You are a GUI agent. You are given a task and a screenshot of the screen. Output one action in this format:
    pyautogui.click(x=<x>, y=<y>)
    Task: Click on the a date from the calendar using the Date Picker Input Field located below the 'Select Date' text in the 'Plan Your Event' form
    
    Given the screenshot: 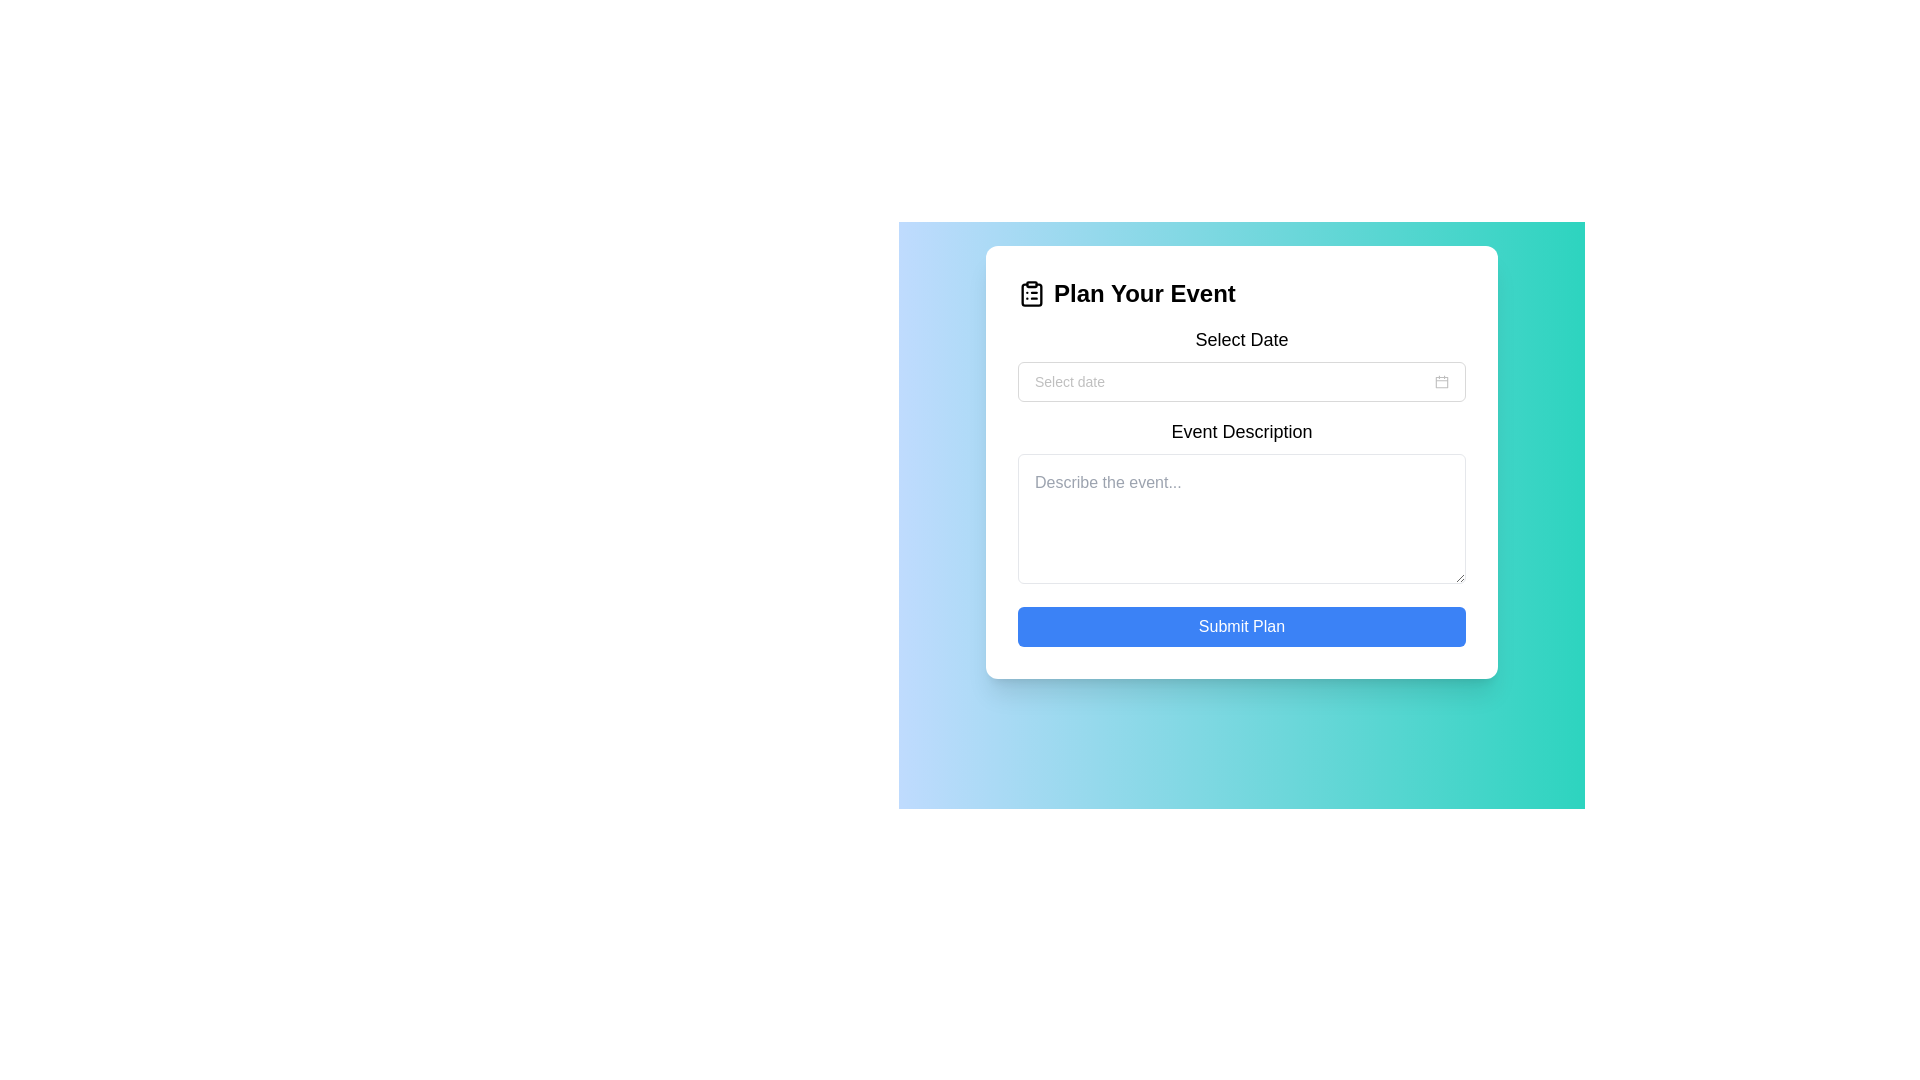 What is the action you would take?
    pyautogui.click(x=1241, y=381)
    